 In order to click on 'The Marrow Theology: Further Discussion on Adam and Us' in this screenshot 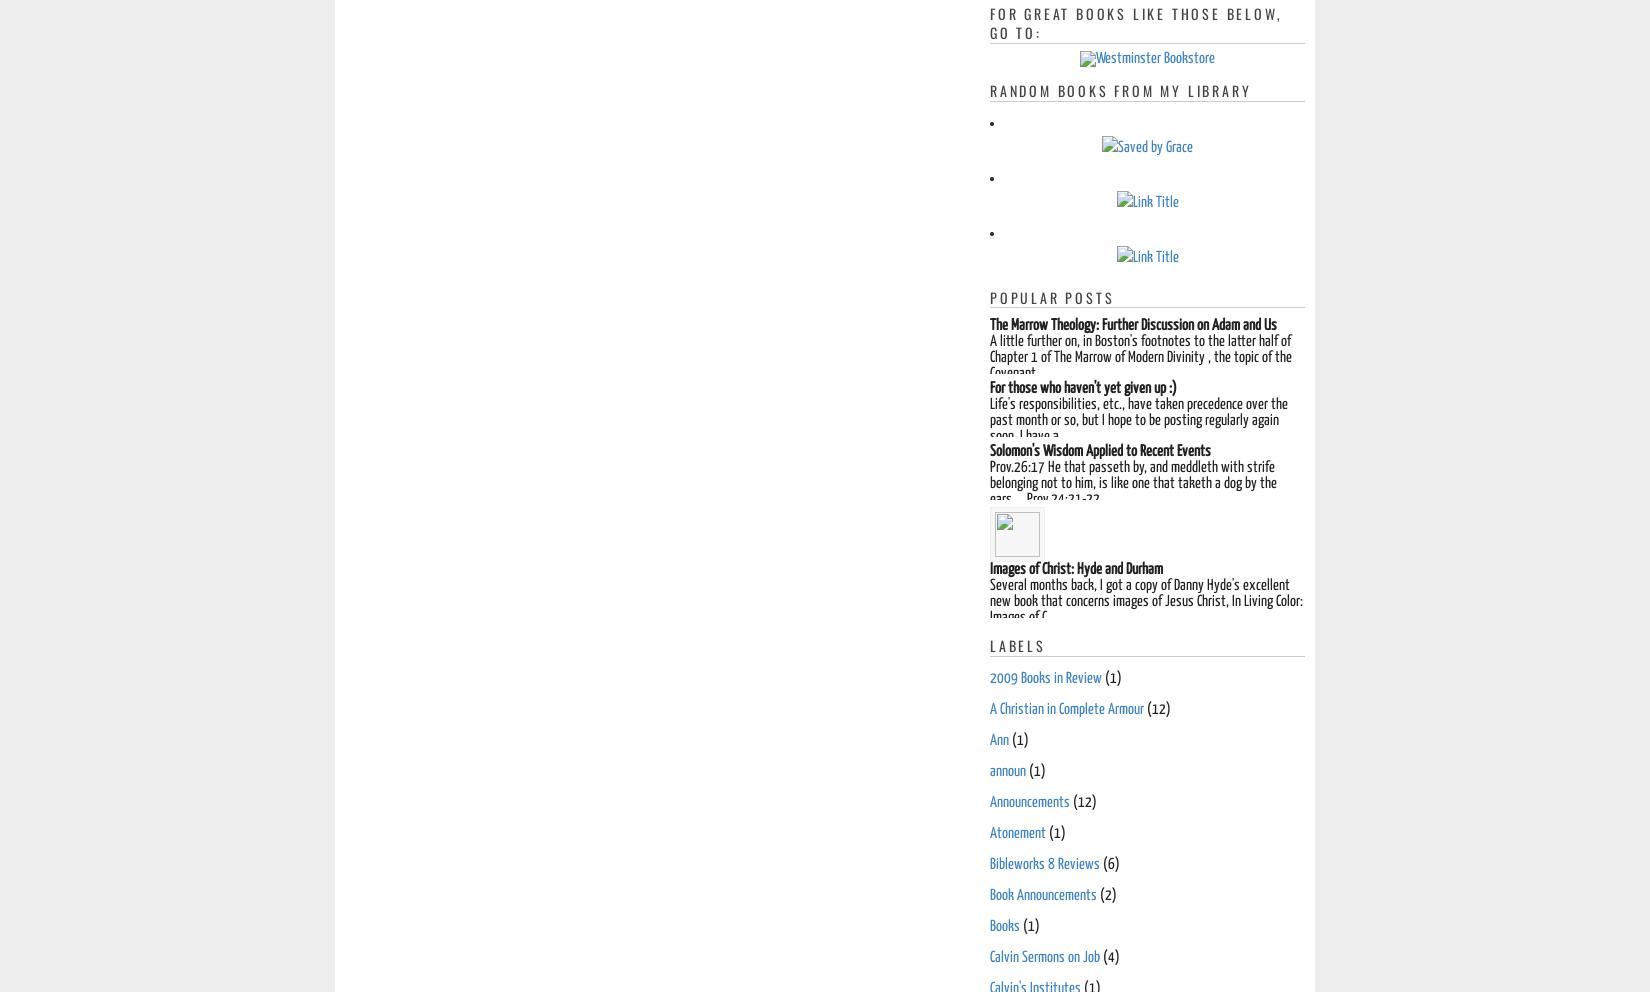, I will do `click(1133, 325)`.